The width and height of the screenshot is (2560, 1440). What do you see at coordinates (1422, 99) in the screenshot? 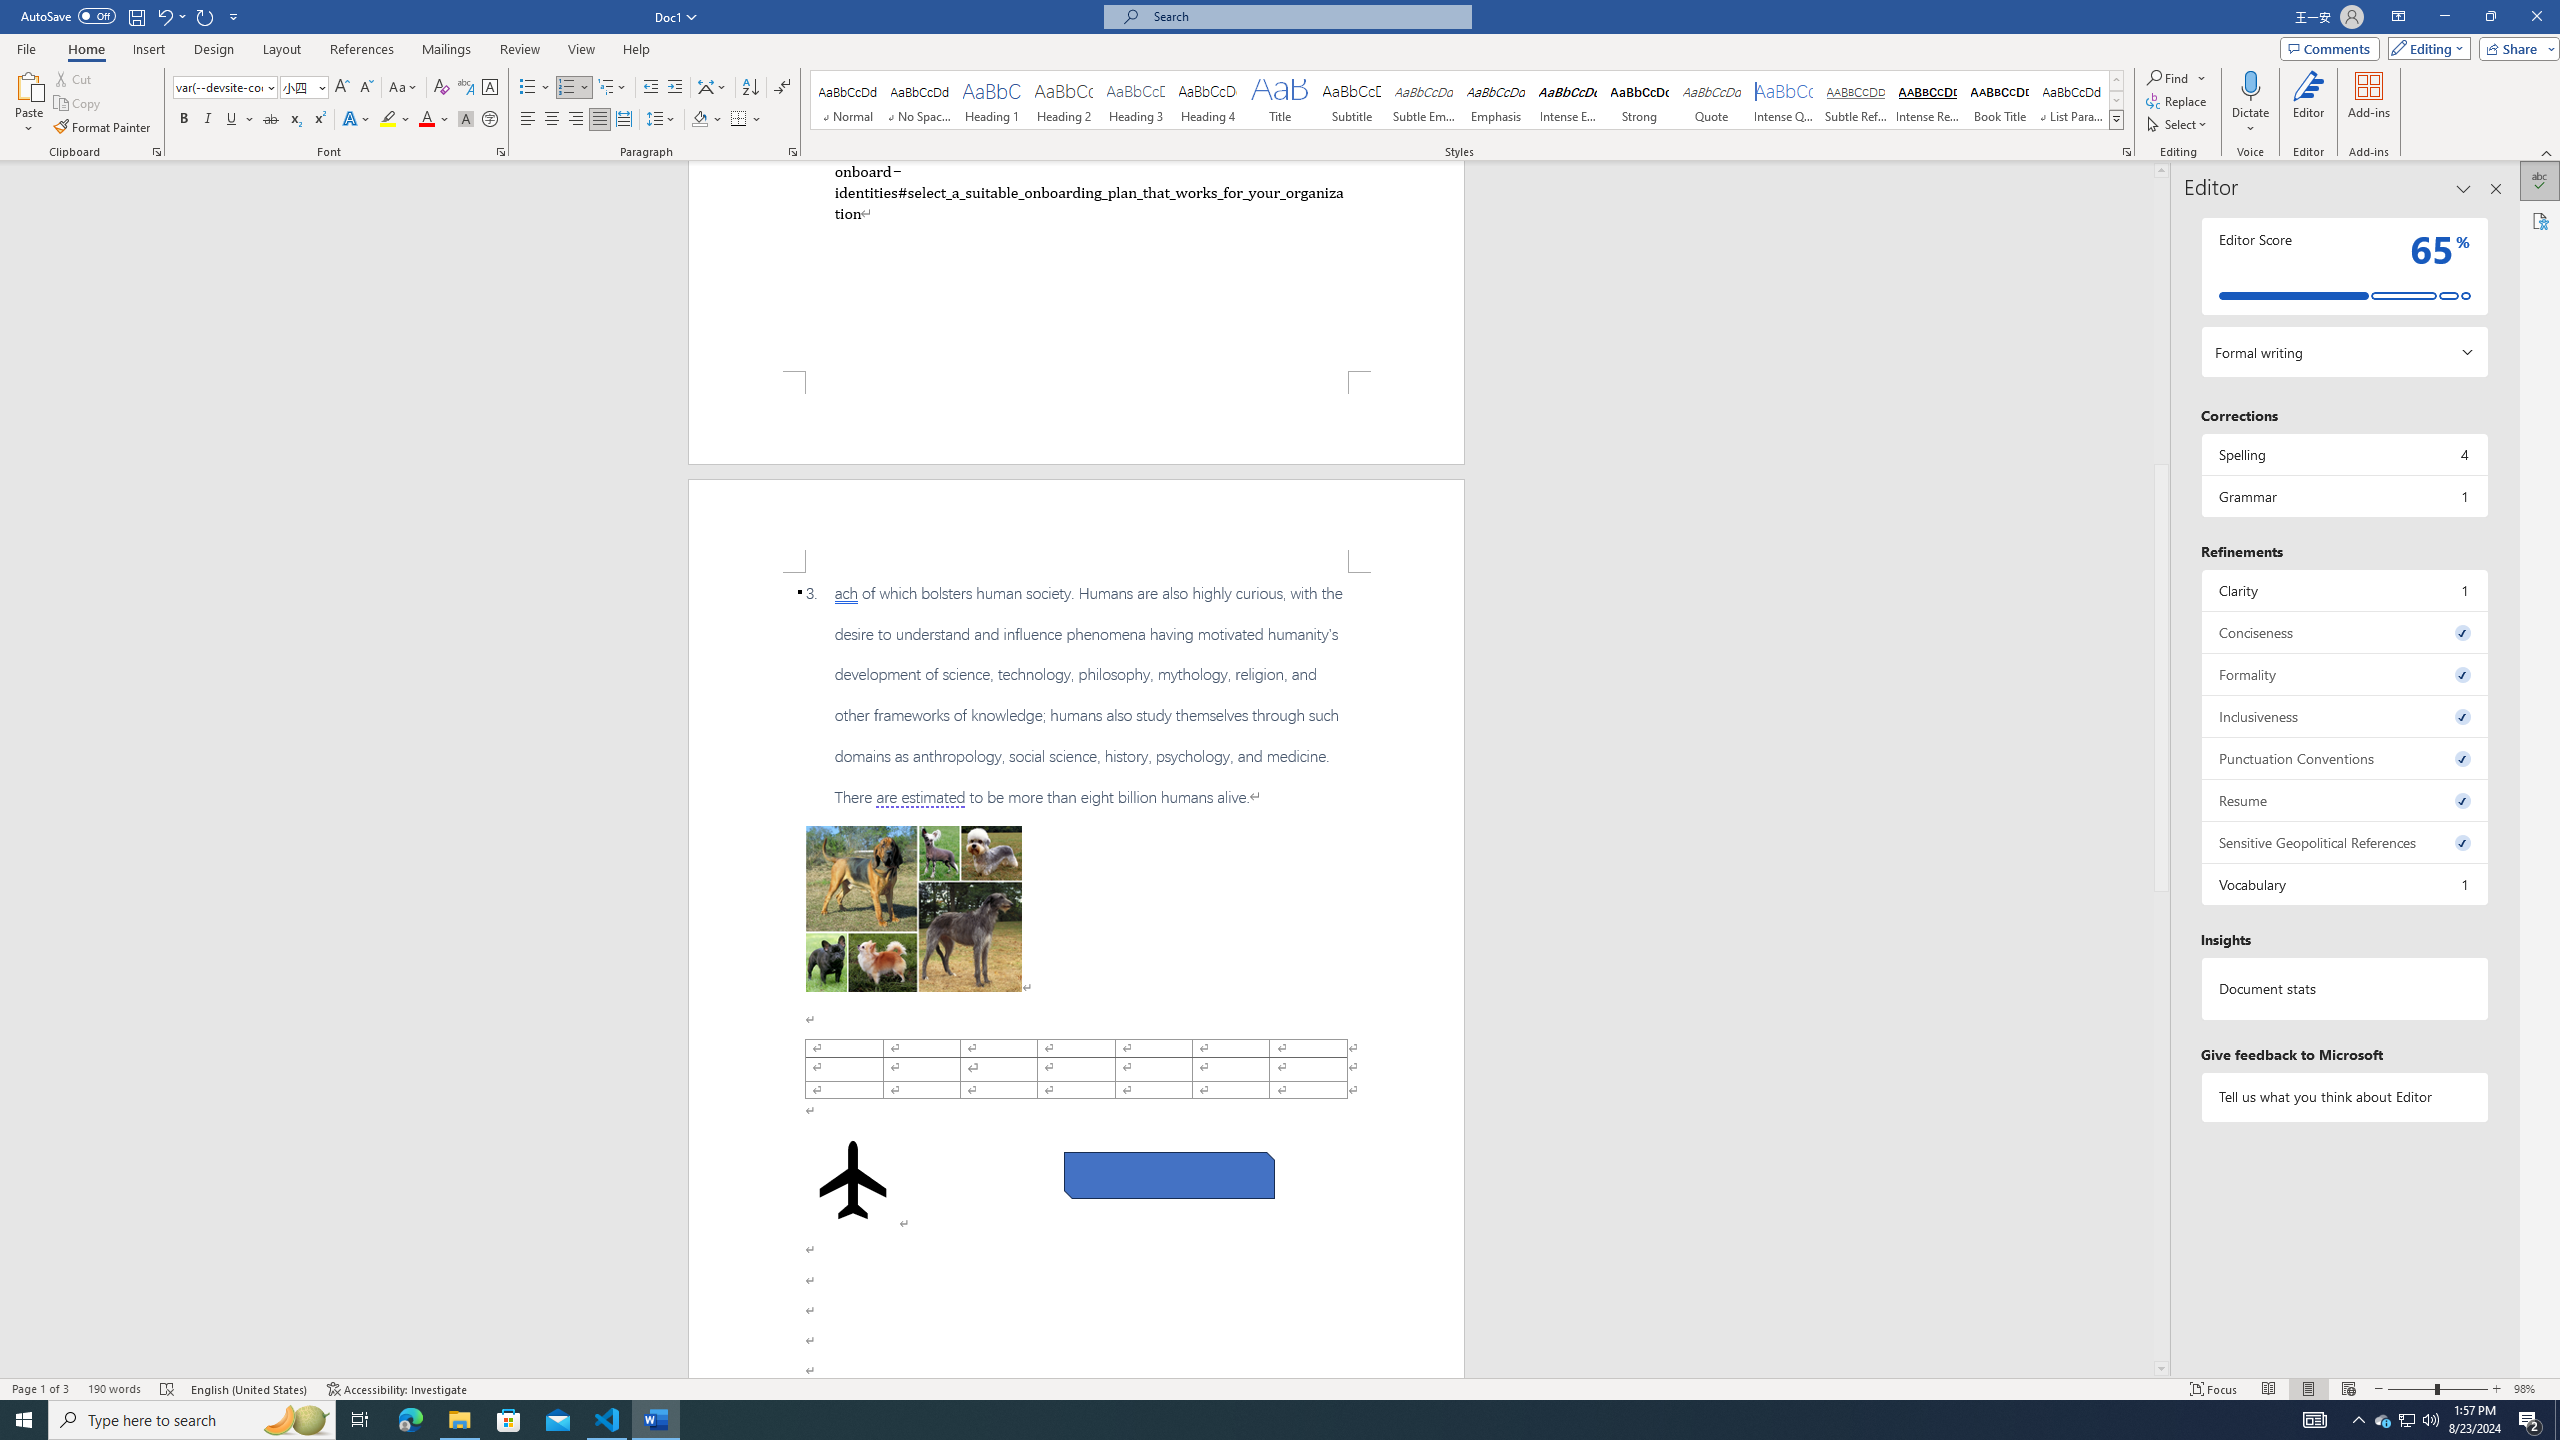
I see `'Subtle Emphasis'` at bounding box center [1422, 99].